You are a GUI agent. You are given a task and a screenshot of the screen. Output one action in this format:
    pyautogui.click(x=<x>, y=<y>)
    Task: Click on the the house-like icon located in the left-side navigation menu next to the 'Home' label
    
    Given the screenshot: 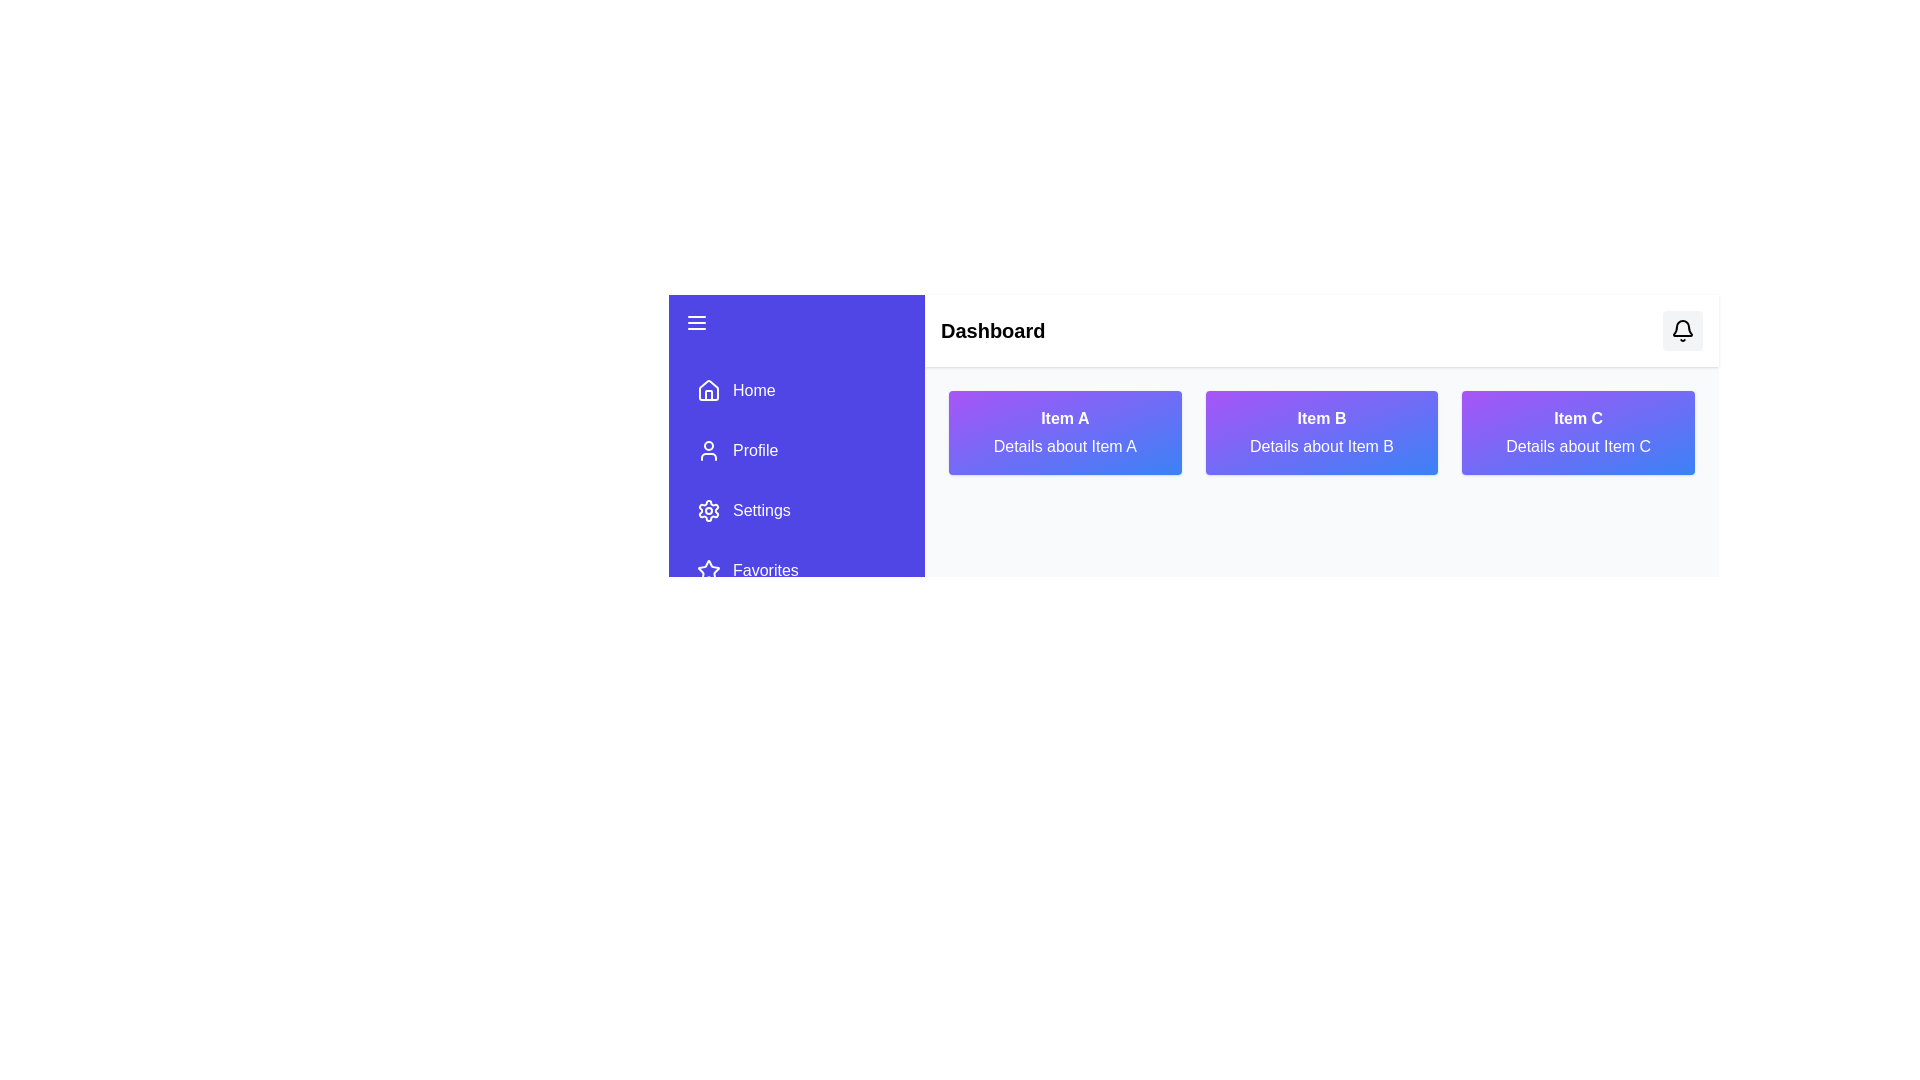 What is the action you would take?
    pyautogui.click(x=709, y=389)
    